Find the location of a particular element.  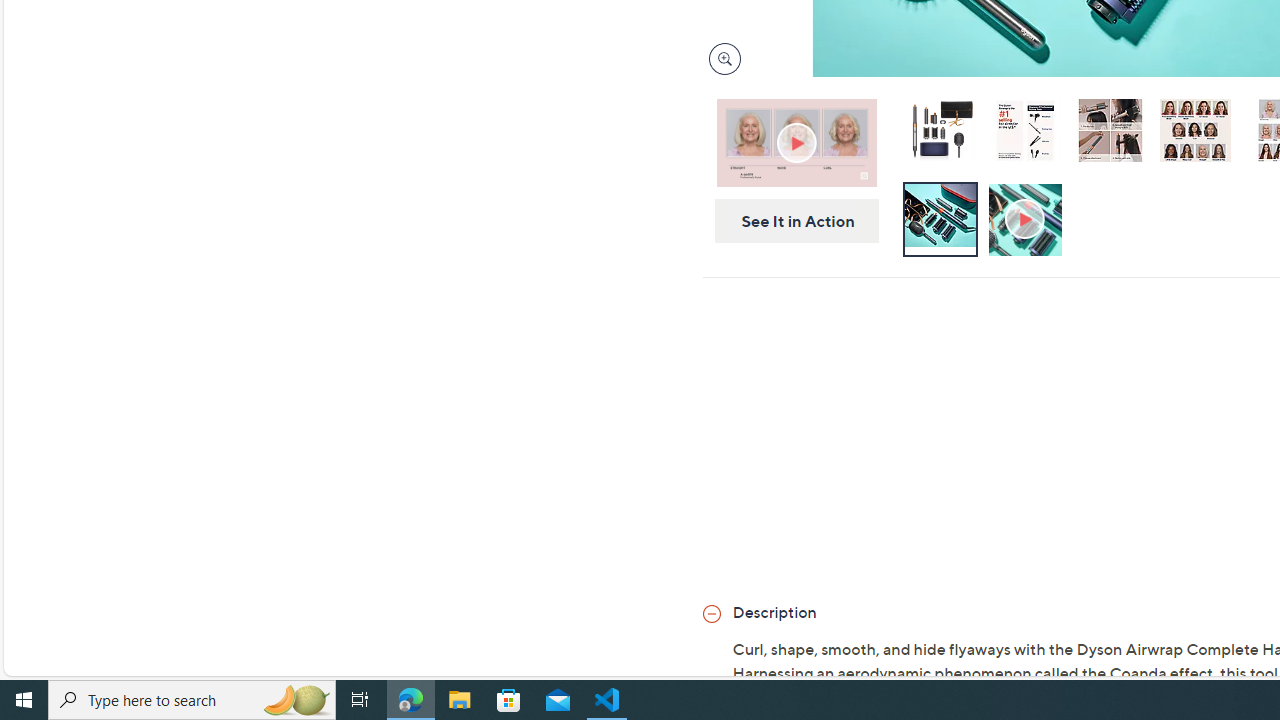

'See It in Action' is located at coordinates (789, 221).